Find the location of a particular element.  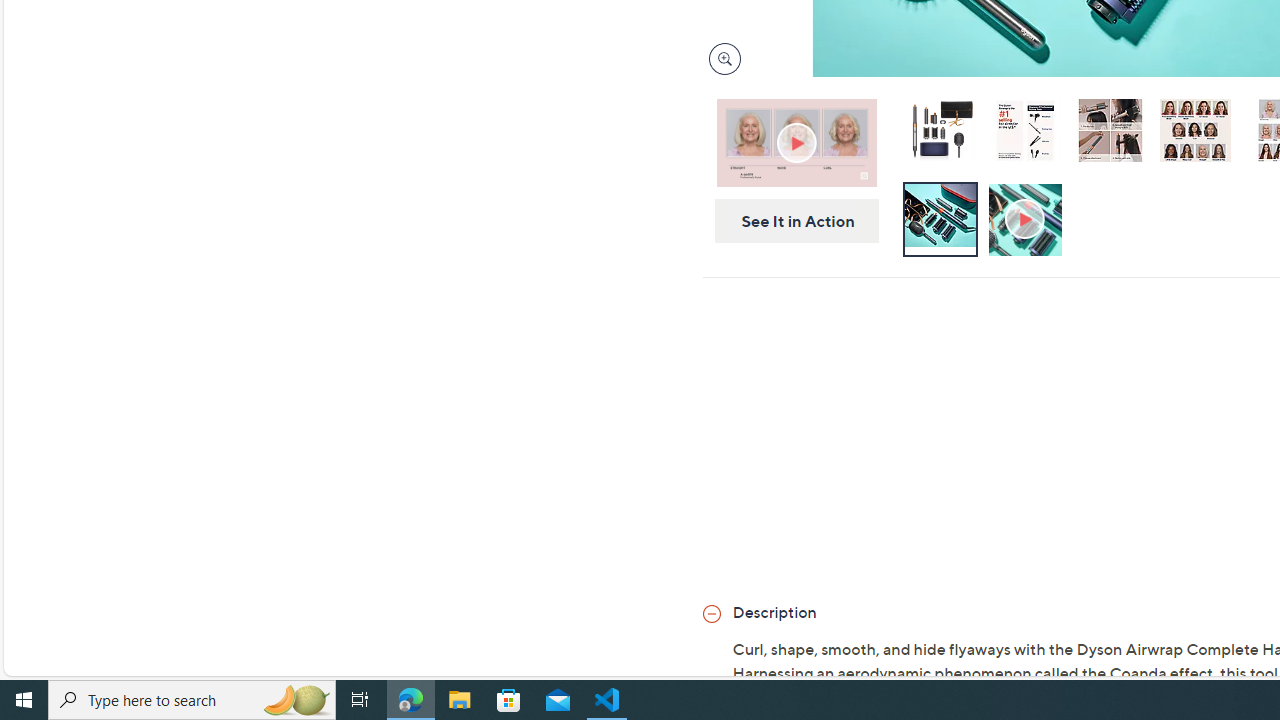

'See It in Action' is located at coordinates (789, 221).